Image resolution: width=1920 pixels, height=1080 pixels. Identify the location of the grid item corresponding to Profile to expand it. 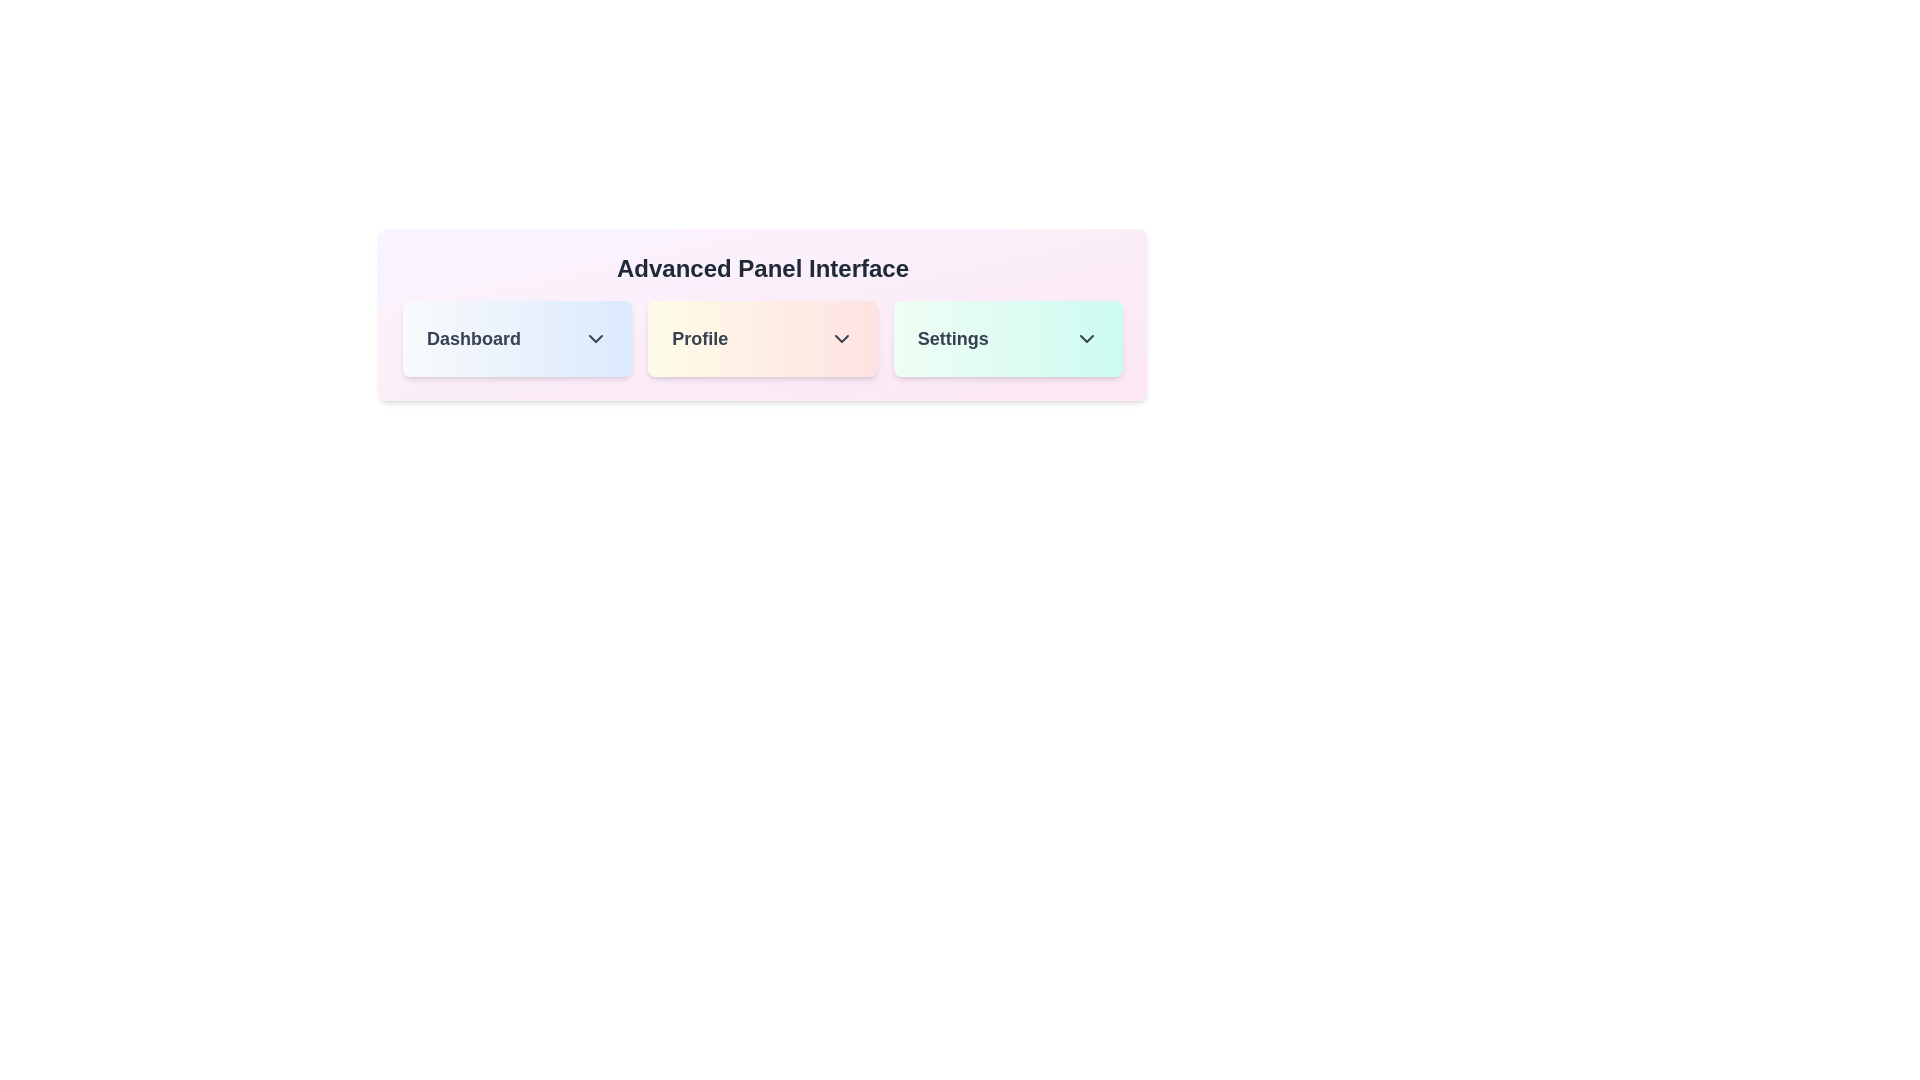
(762, 338).